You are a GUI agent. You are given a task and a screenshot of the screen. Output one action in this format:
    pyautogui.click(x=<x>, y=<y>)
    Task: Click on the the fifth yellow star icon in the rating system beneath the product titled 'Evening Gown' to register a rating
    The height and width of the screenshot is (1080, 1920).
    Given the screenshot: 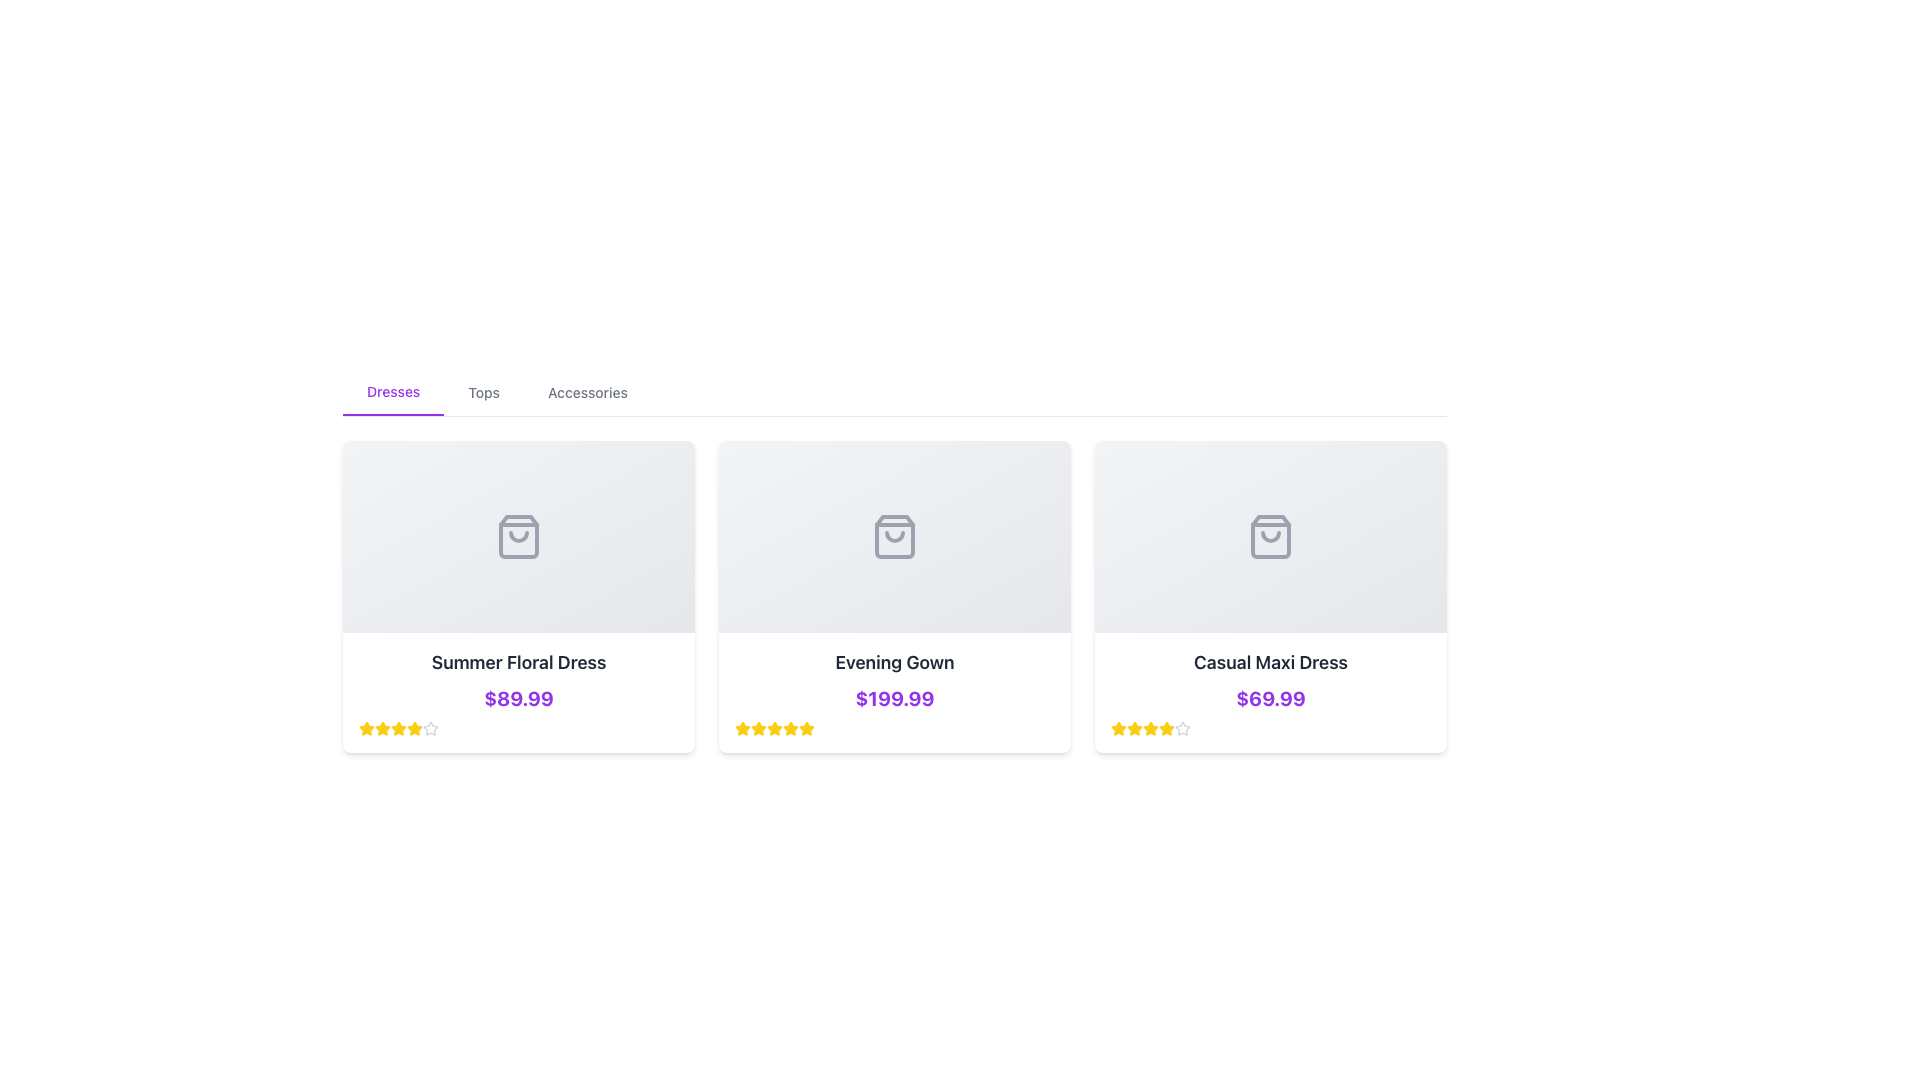 What is the action you would take?
    pyautogui.click(x=806, y=728)
    